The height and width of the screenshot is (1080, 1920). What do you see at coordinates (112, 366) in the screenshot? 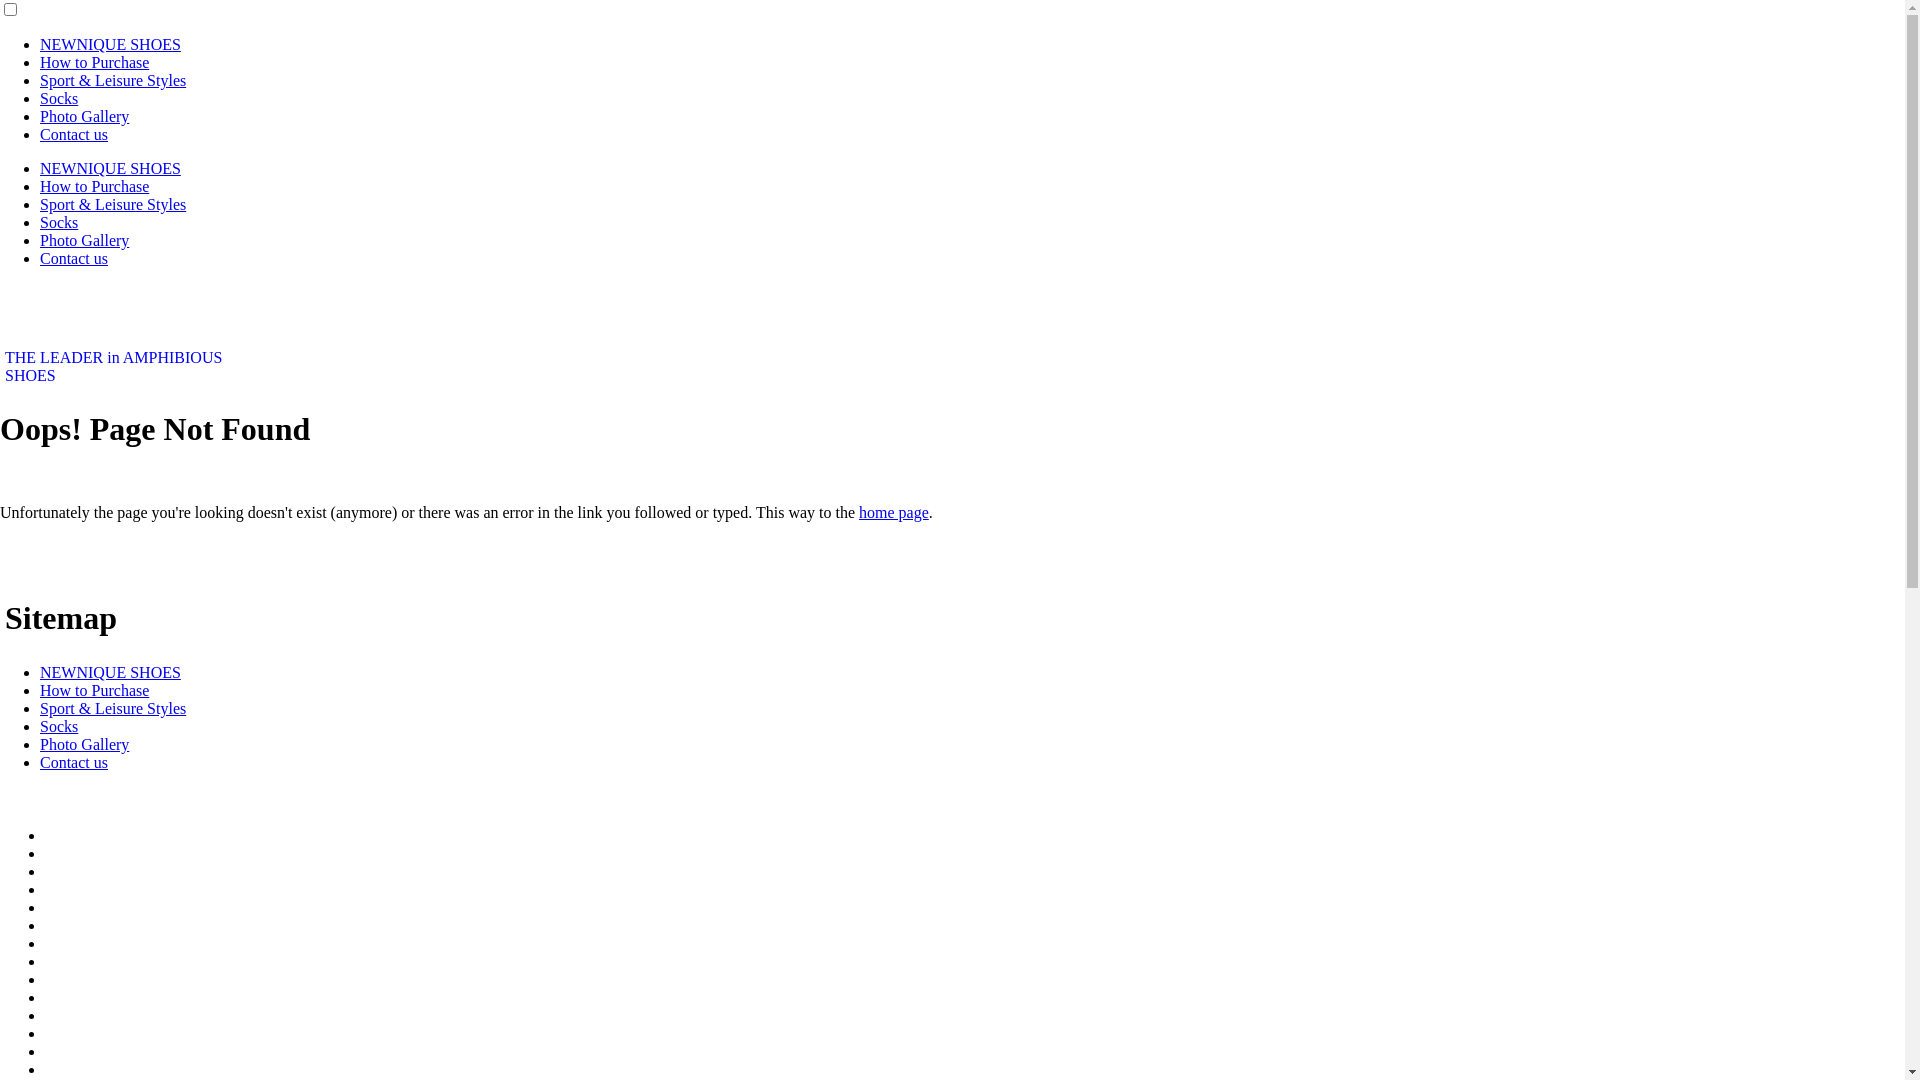
I see `'THE LEADER in AMPHIBIOUS` at bounding box center [112, 366].